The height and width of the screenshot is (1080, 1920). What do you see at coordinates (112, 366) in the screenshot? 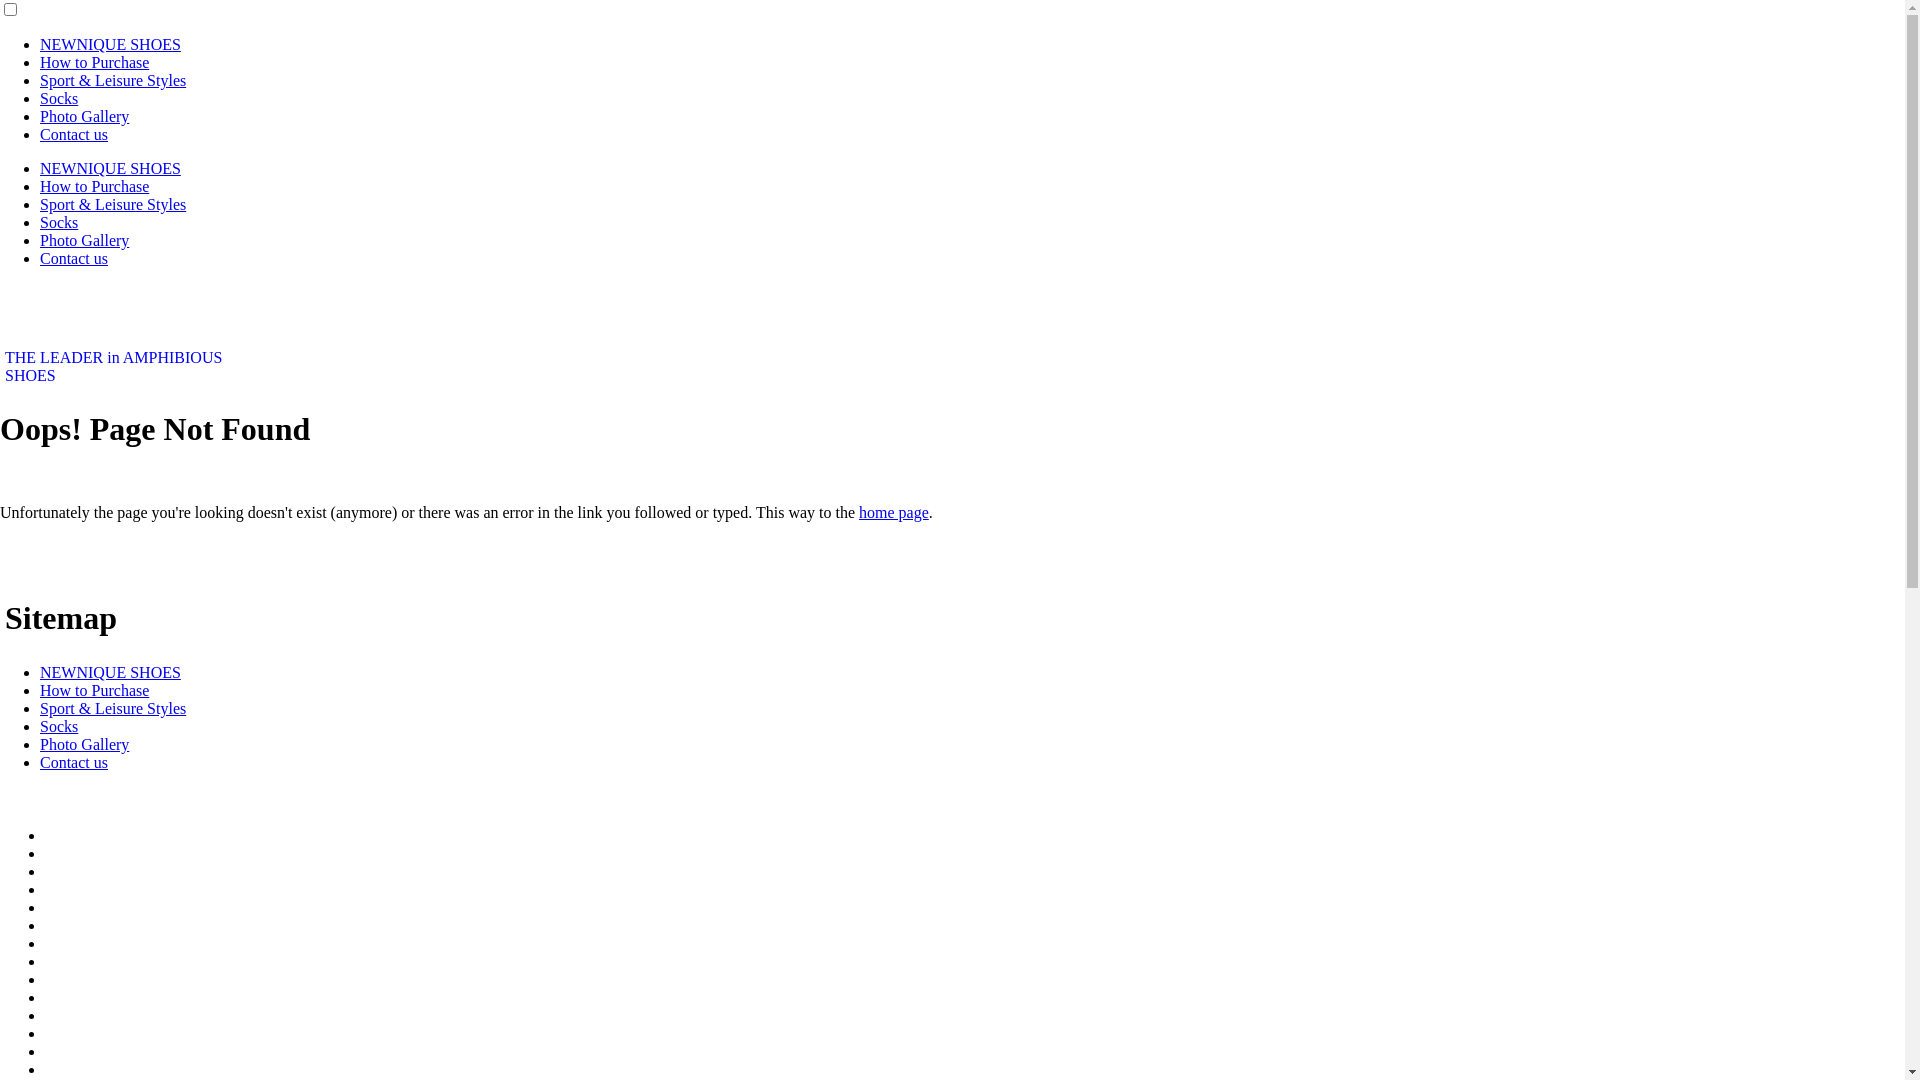
I see `'THE LEADER in AMPHIBIOUS` at bounding box center [112, 366].